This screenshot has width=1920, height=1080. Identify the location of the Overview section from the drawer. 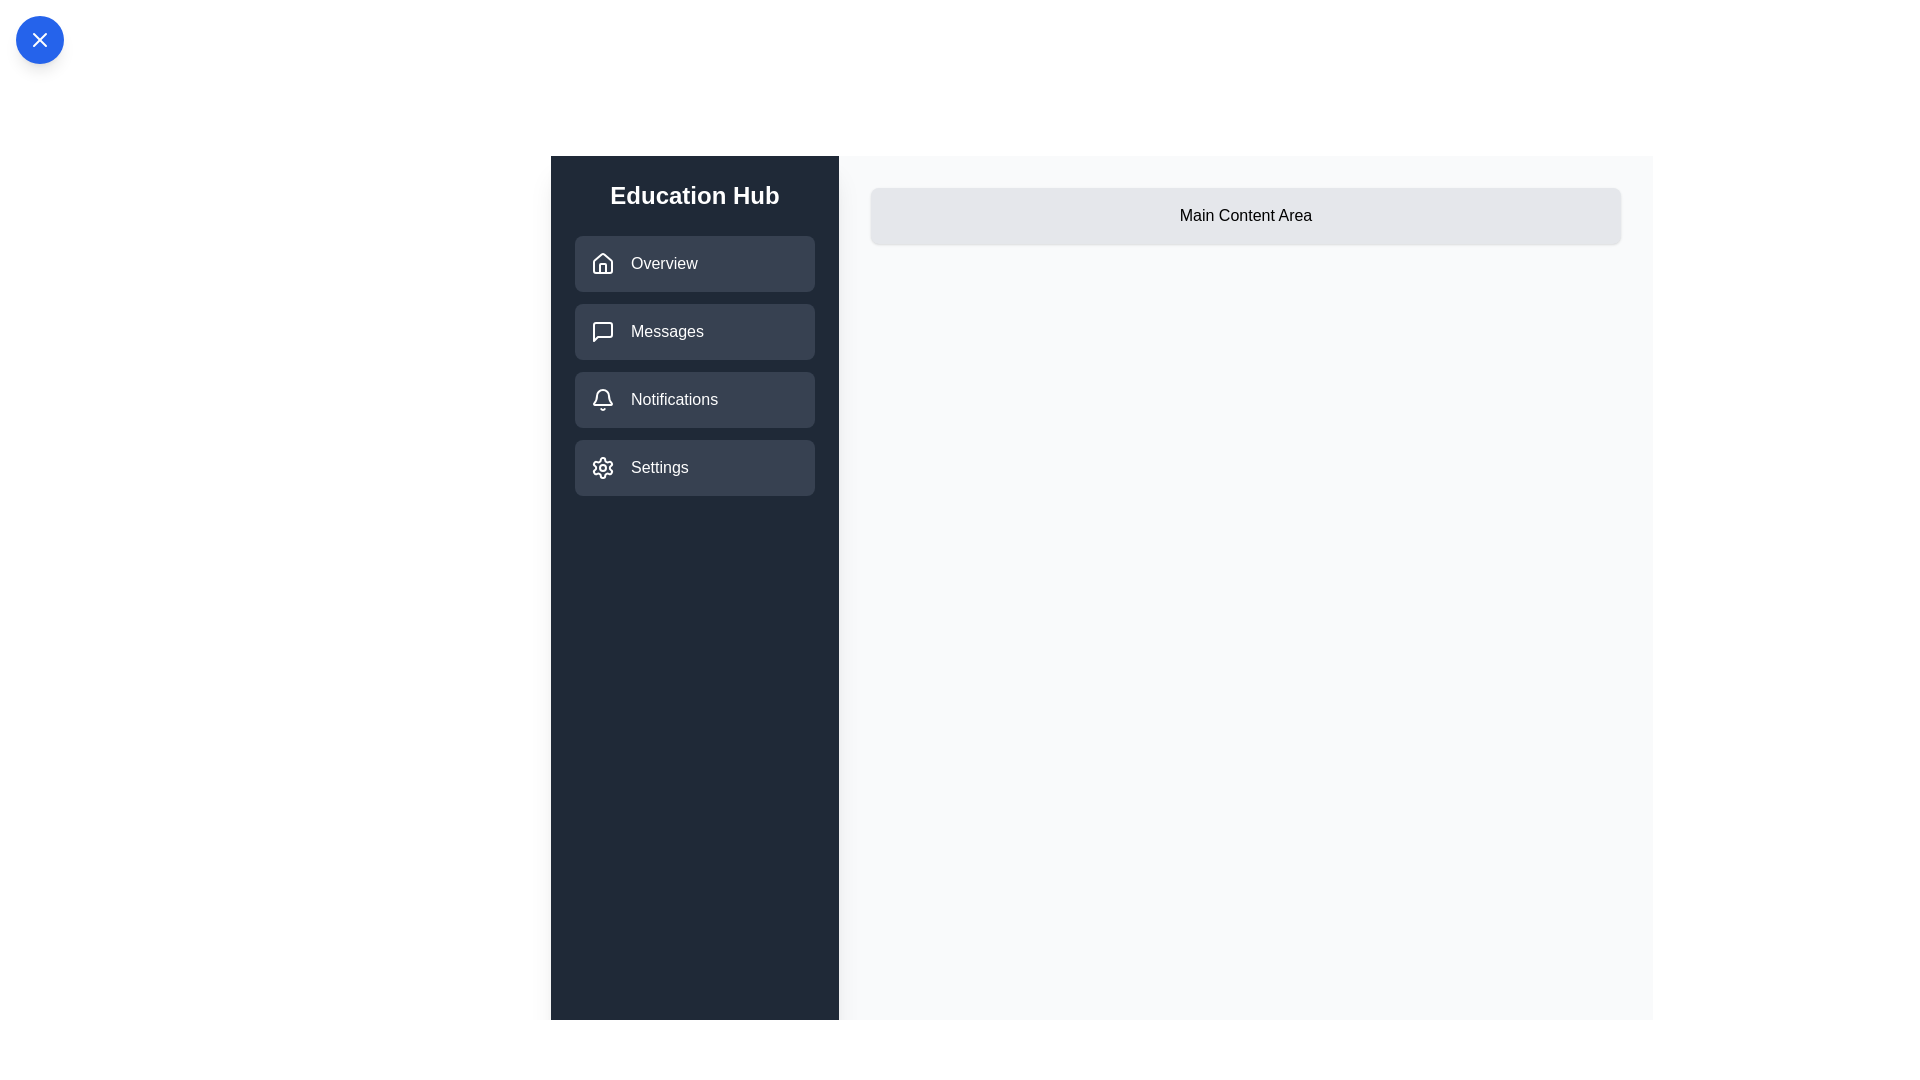
(695, 262).